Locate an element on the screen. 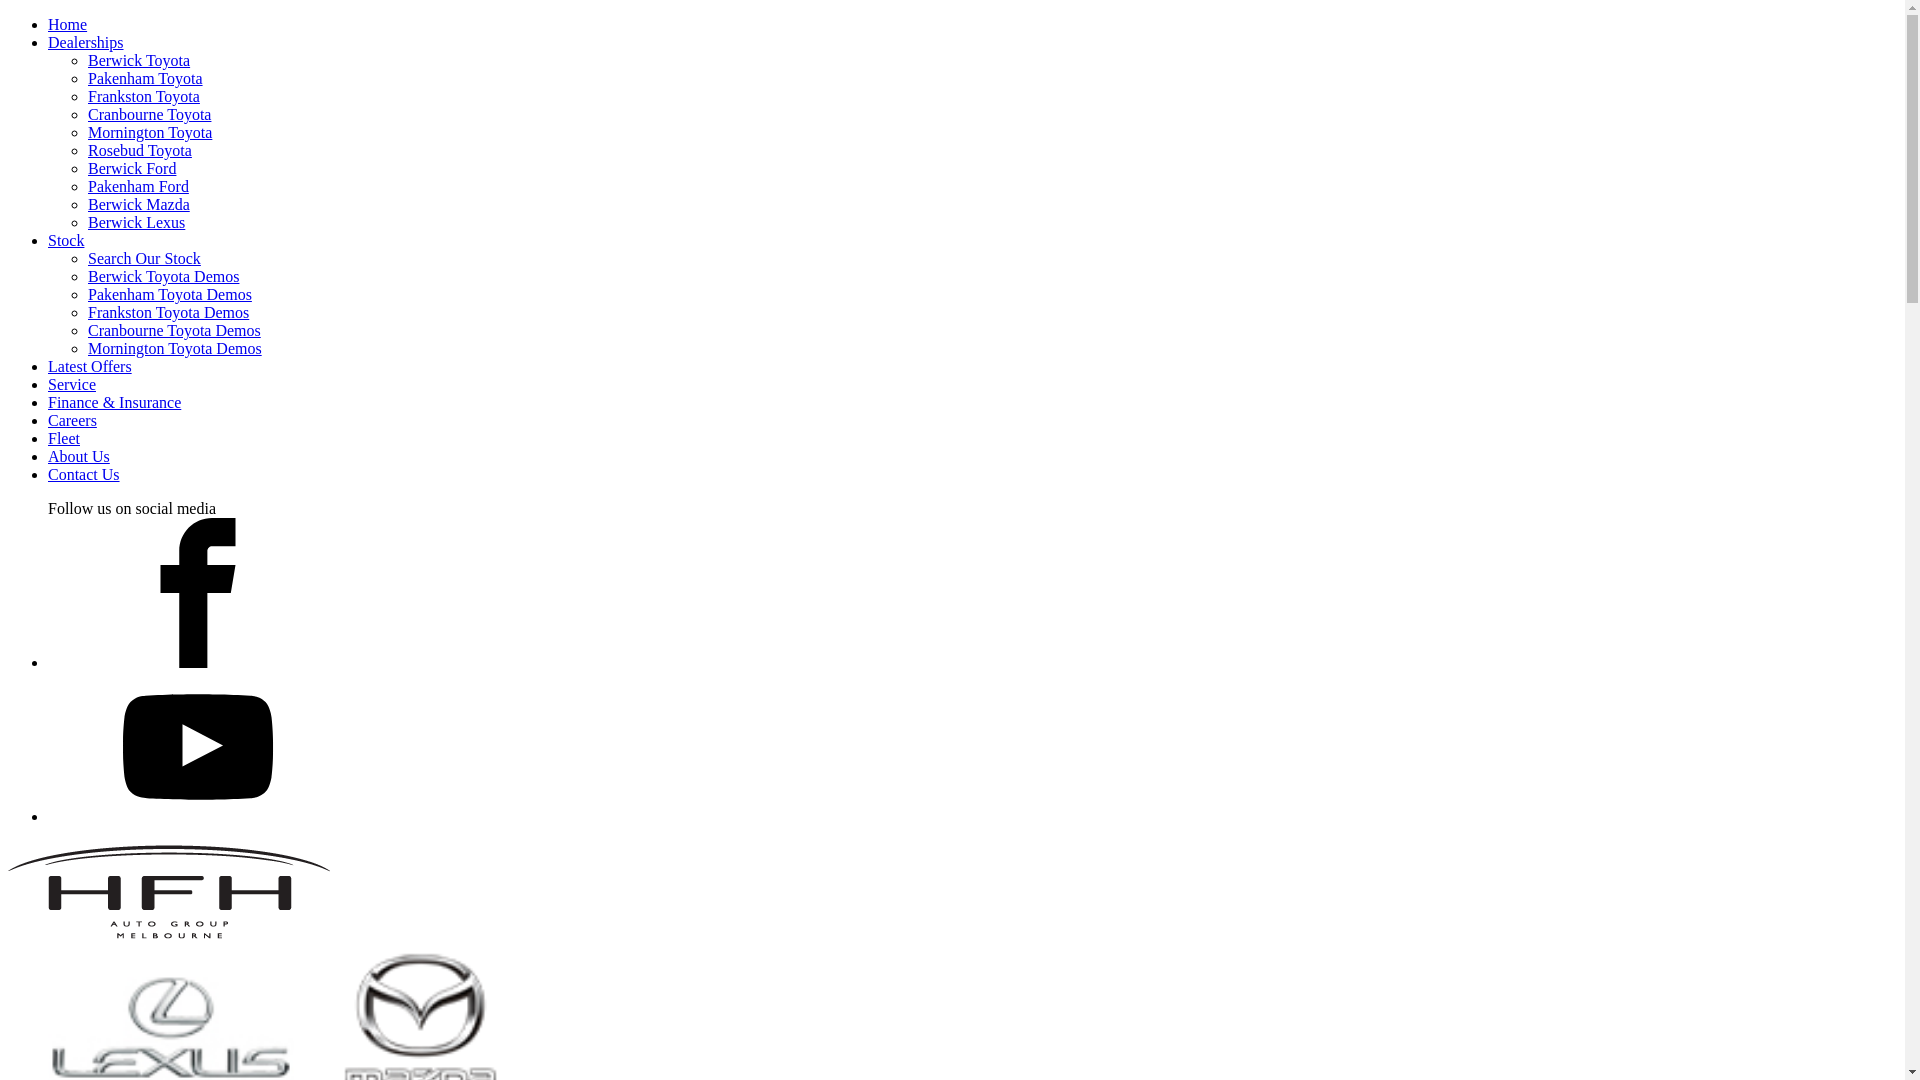 This screenshot has height=1080, width=1920. 'Home' is located at coordinates (67, 24).